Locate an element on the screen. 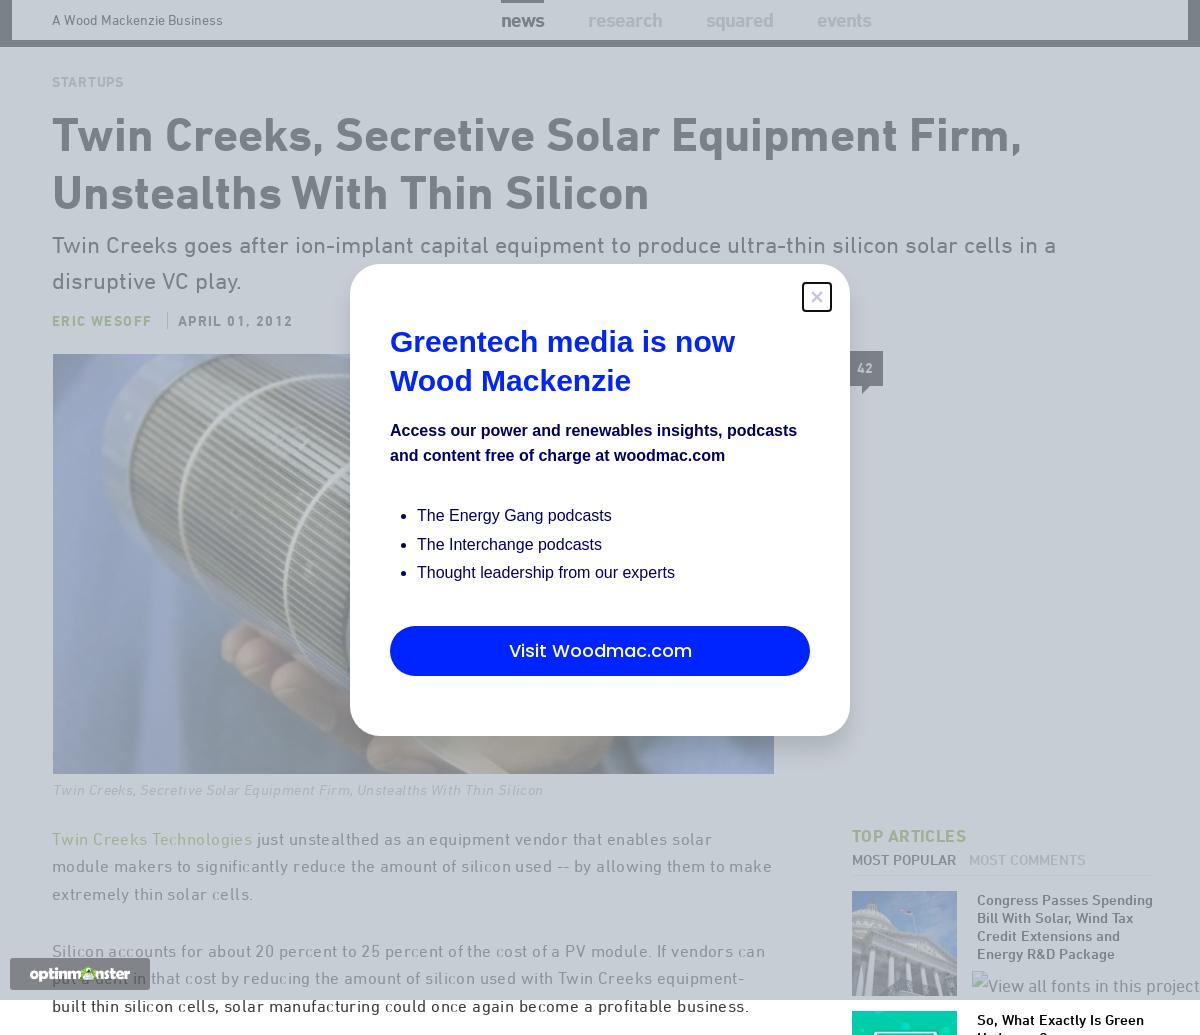 This screenshot has width=1200, height=1035. 'Eric Wesoff' is located at coordinates (102, 404).